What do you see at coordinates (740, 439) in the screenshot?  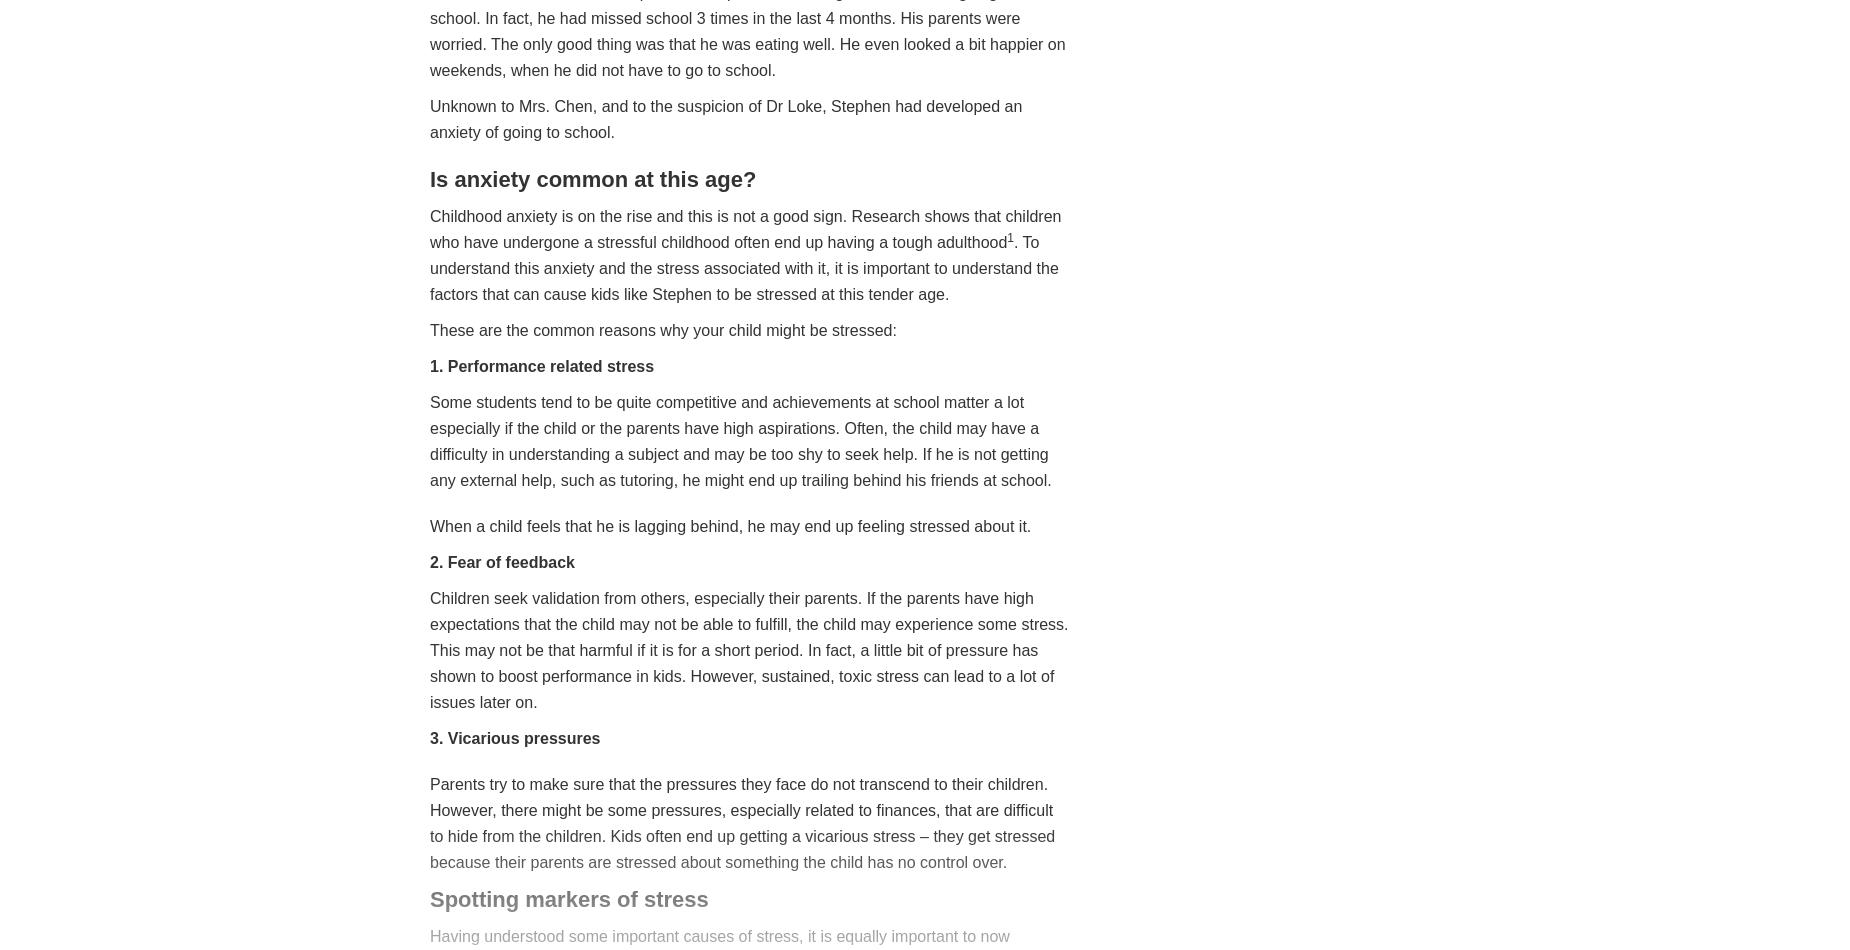 I see `'Some students tend to be quite competitive and achievements at school matter a lot especially if the child or the parents have high aspirations. Often, the child may have a difficulty in understanding a subject and may be too shy to seek help. If he is not getting any external help, such as tutoring, he might end up trailing behind his friends at school.'` at bounding box center [740, 439].